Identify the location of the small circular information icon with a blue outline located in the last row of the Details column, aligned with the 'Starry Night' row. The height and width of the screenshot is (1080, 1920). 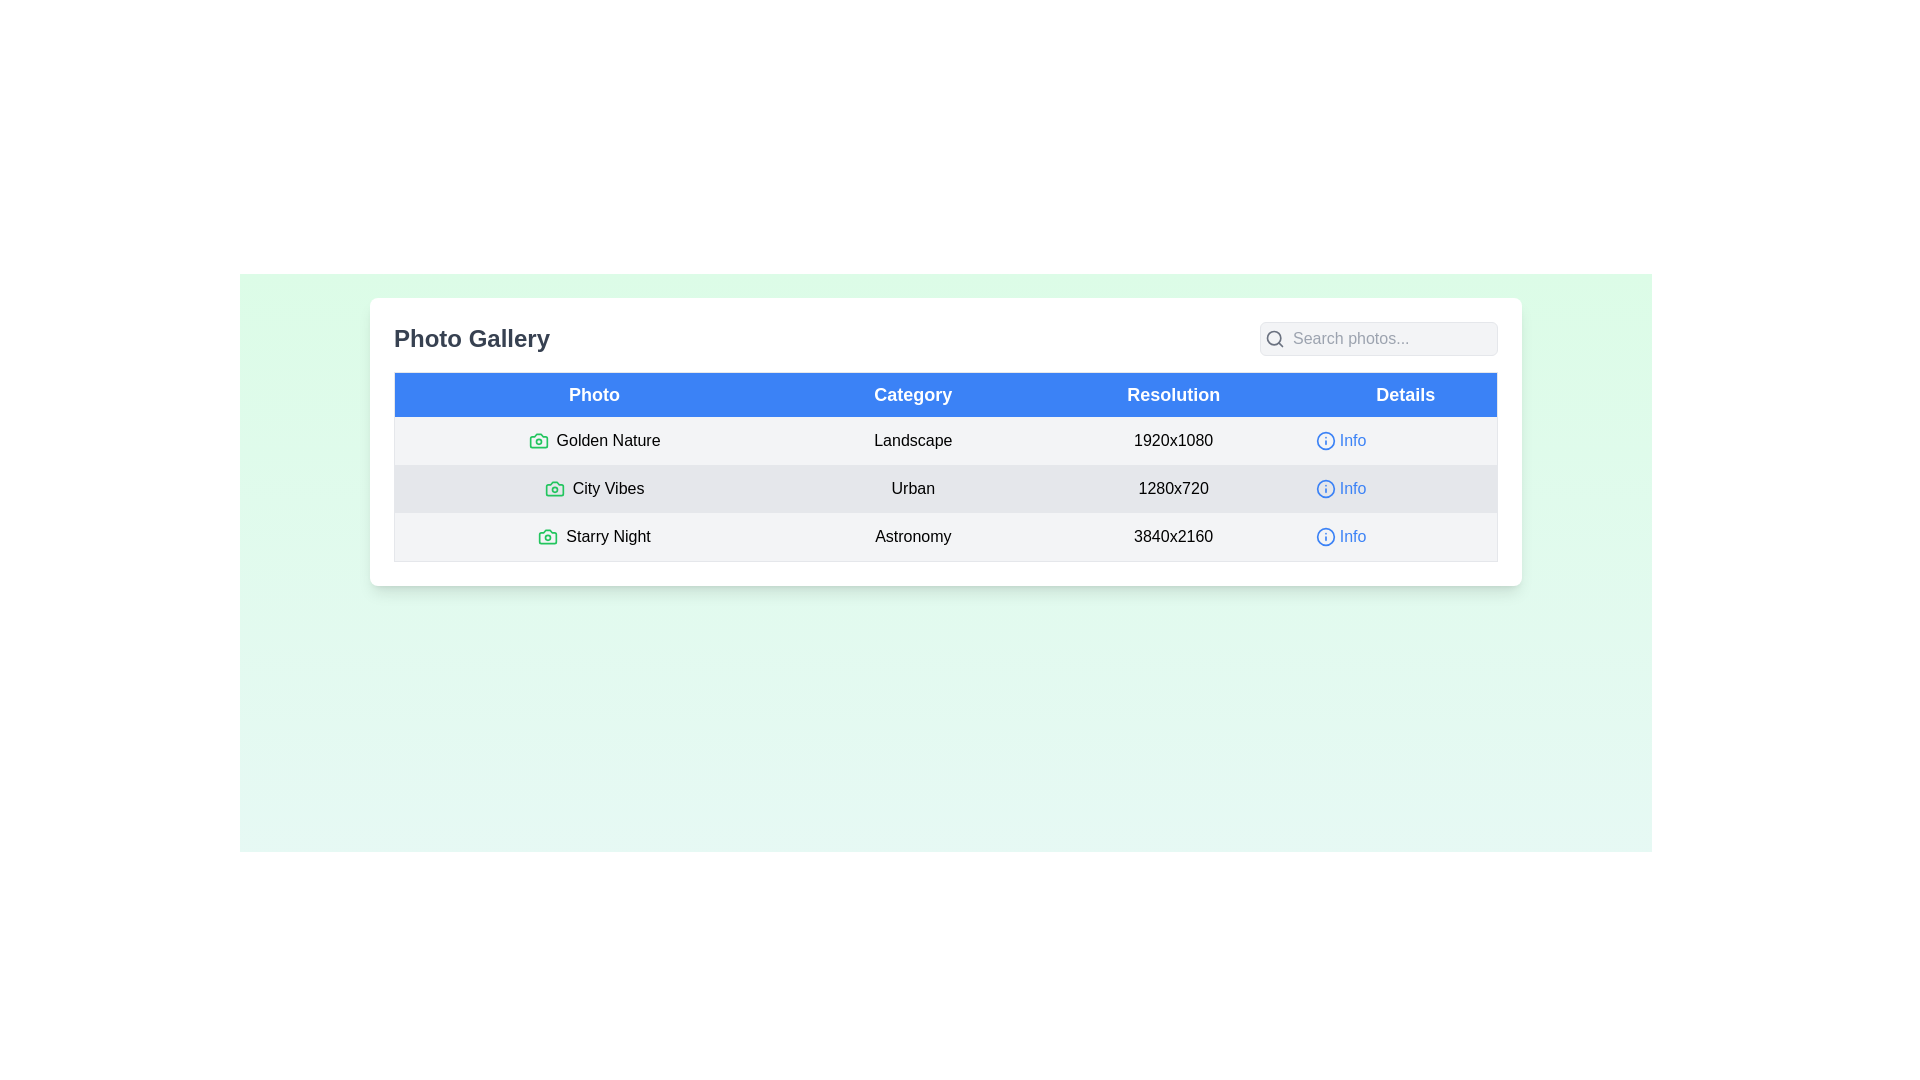
(1325, 535).